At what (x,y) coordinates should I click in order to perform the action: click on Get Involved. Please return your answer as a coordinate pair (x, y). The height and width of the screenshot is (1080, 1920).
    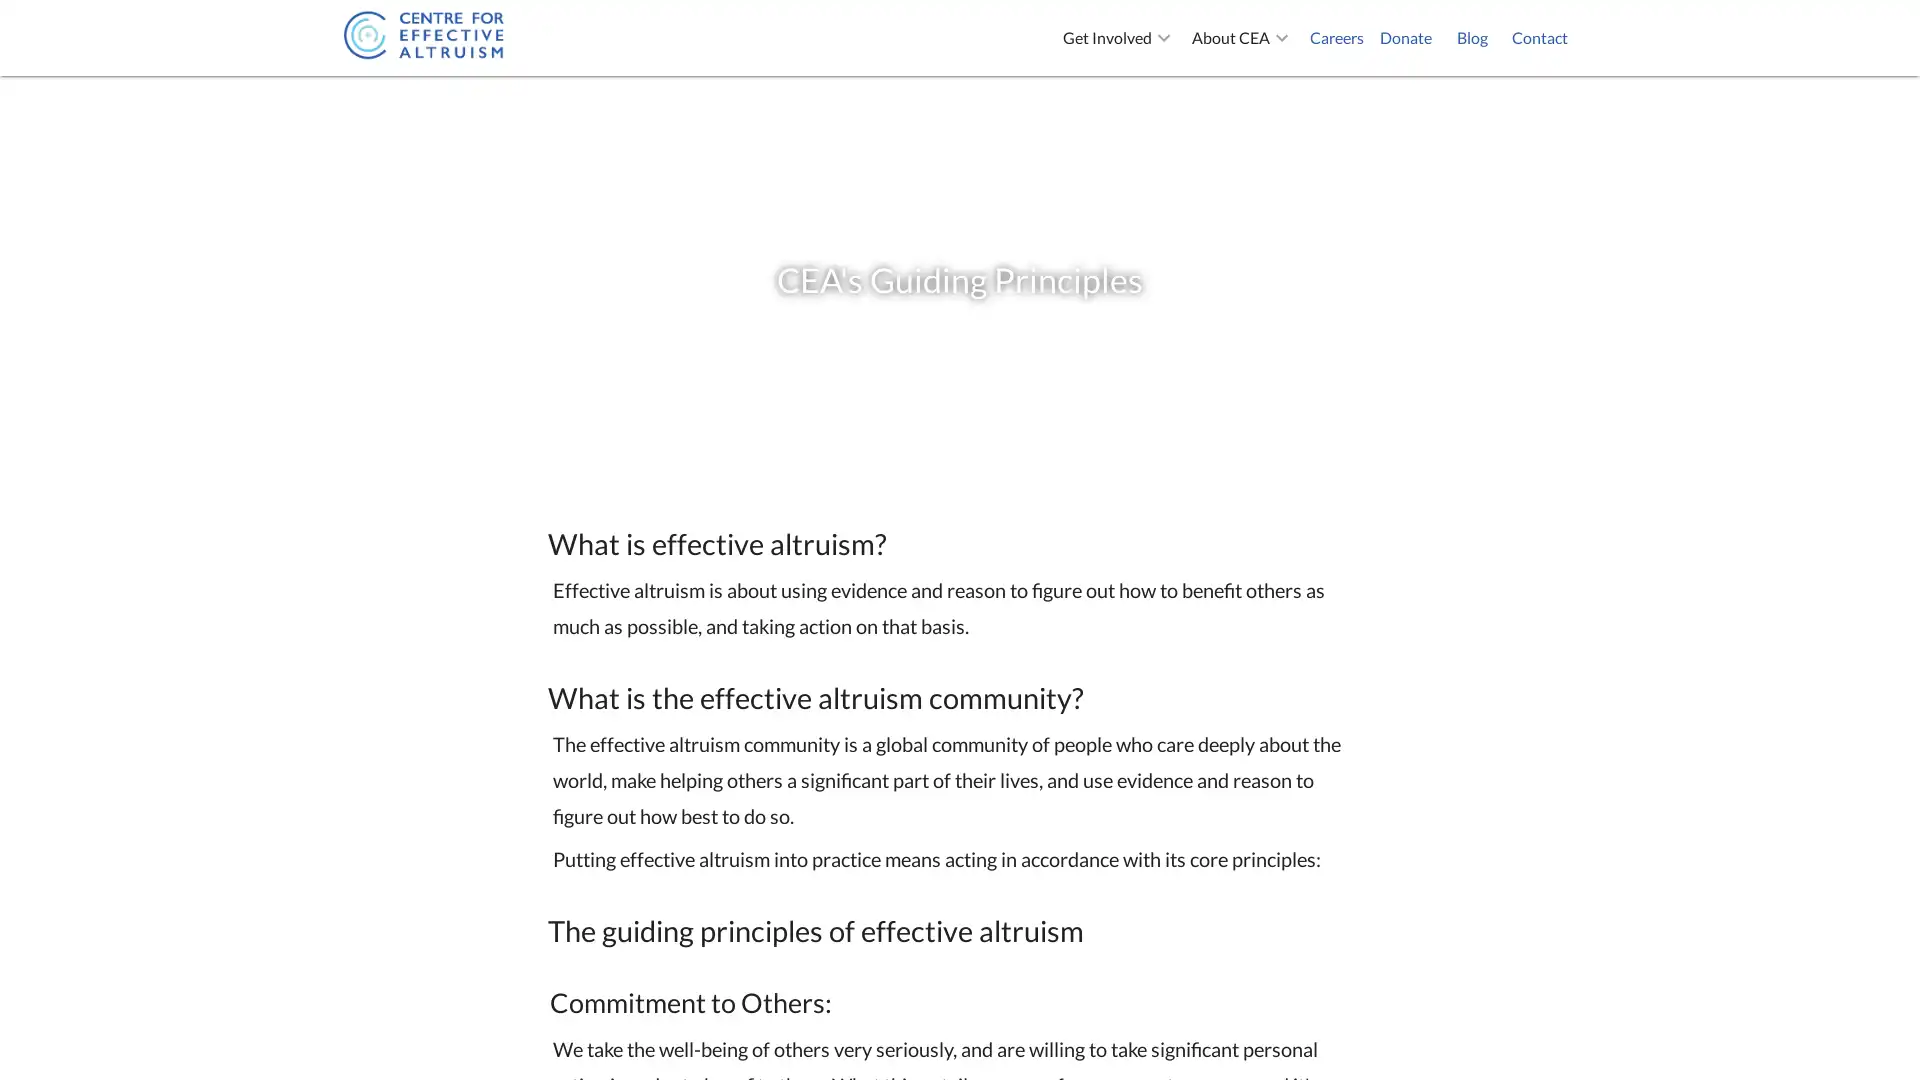
    Looking at the image, I should click on (1118, 38).